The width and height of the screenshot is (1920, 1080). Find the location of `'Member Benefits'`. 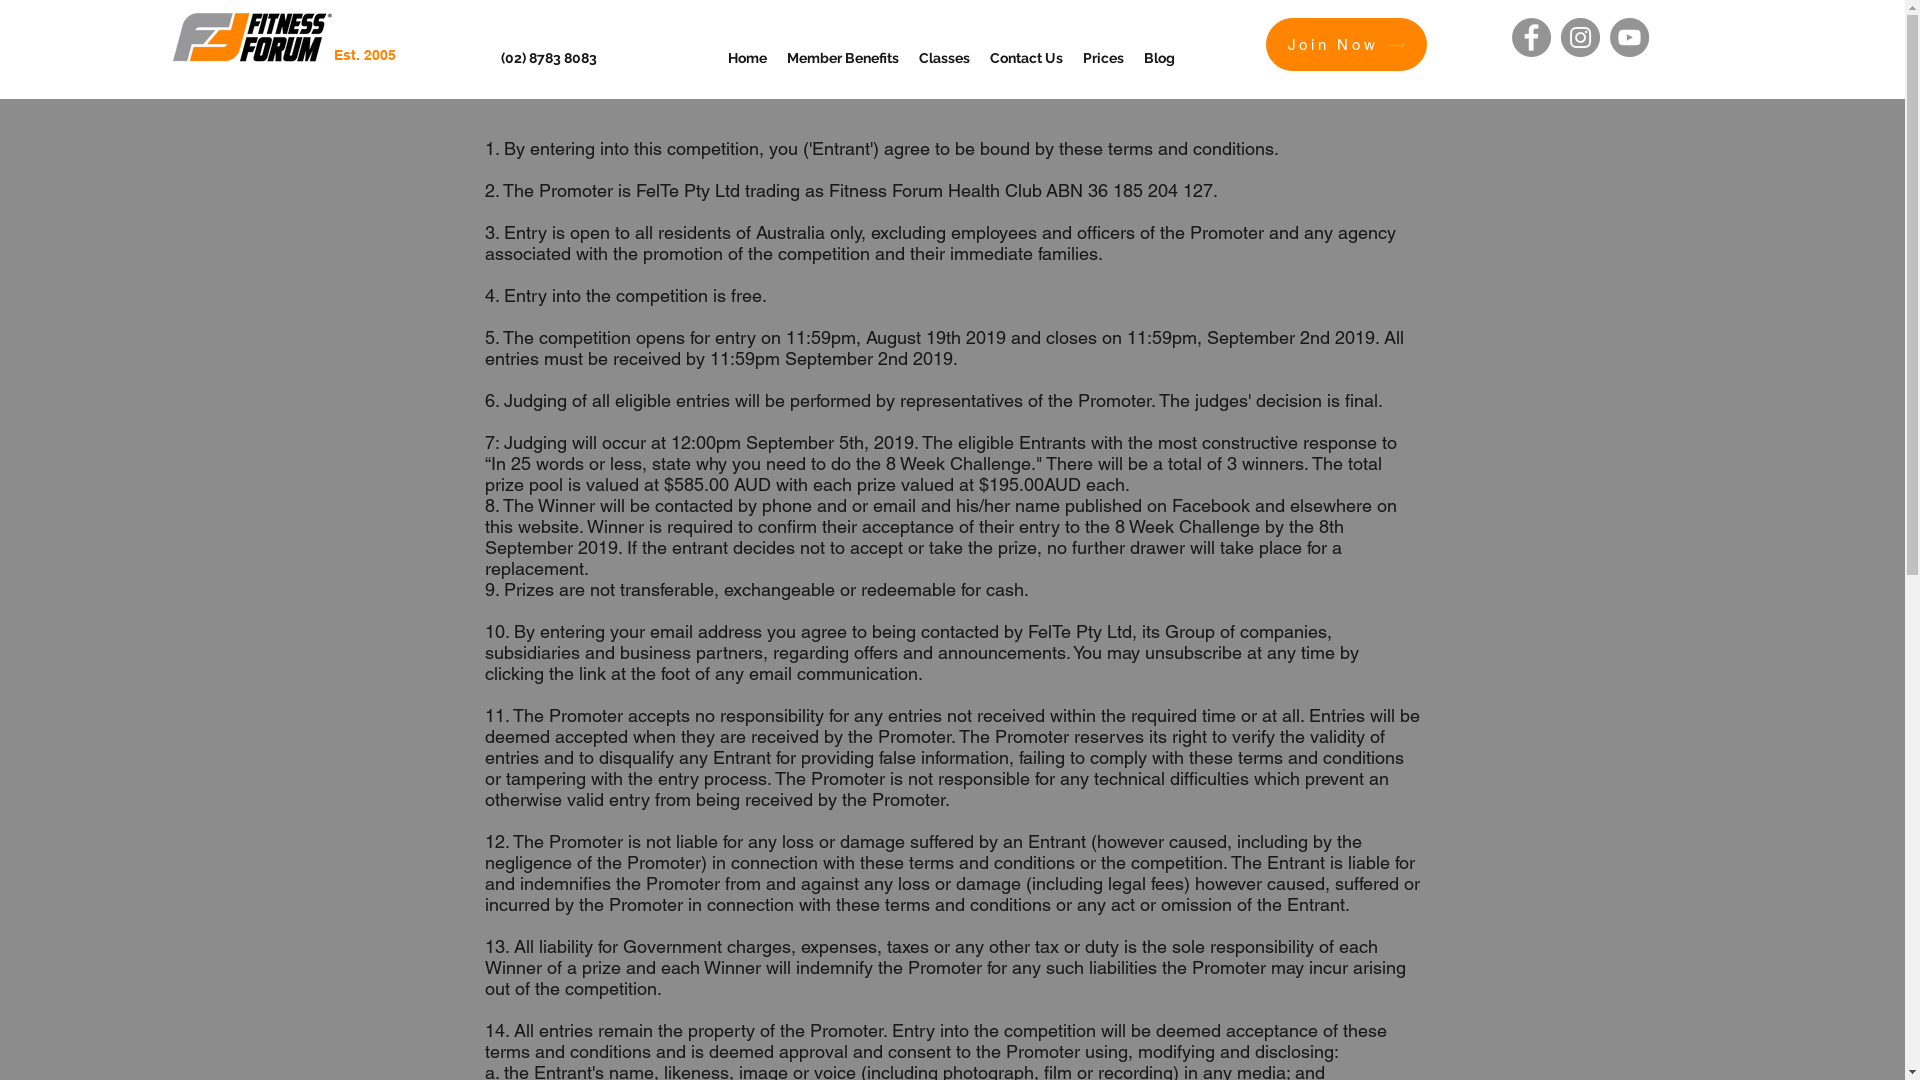

'Member Benefits' is located at coordinates (843, 56).